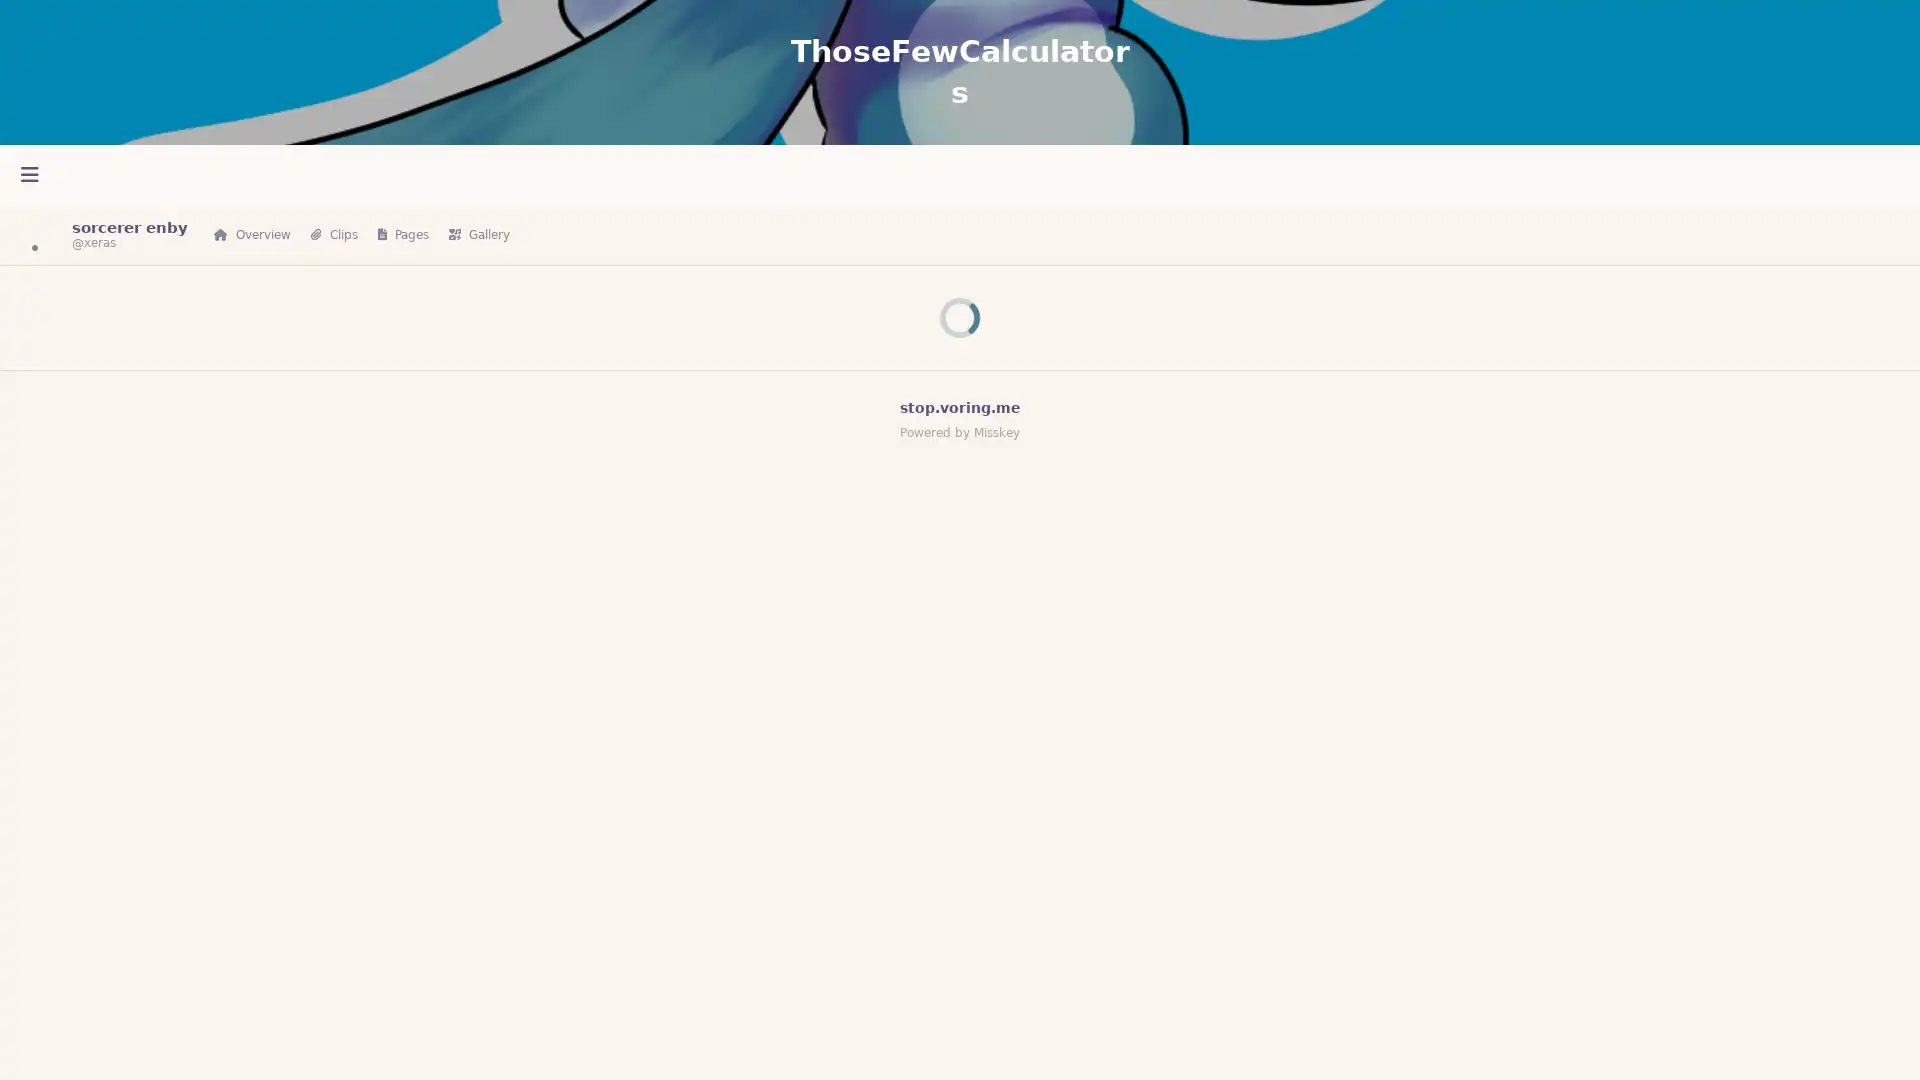  I want to click on Gallery, so click(478, 234).